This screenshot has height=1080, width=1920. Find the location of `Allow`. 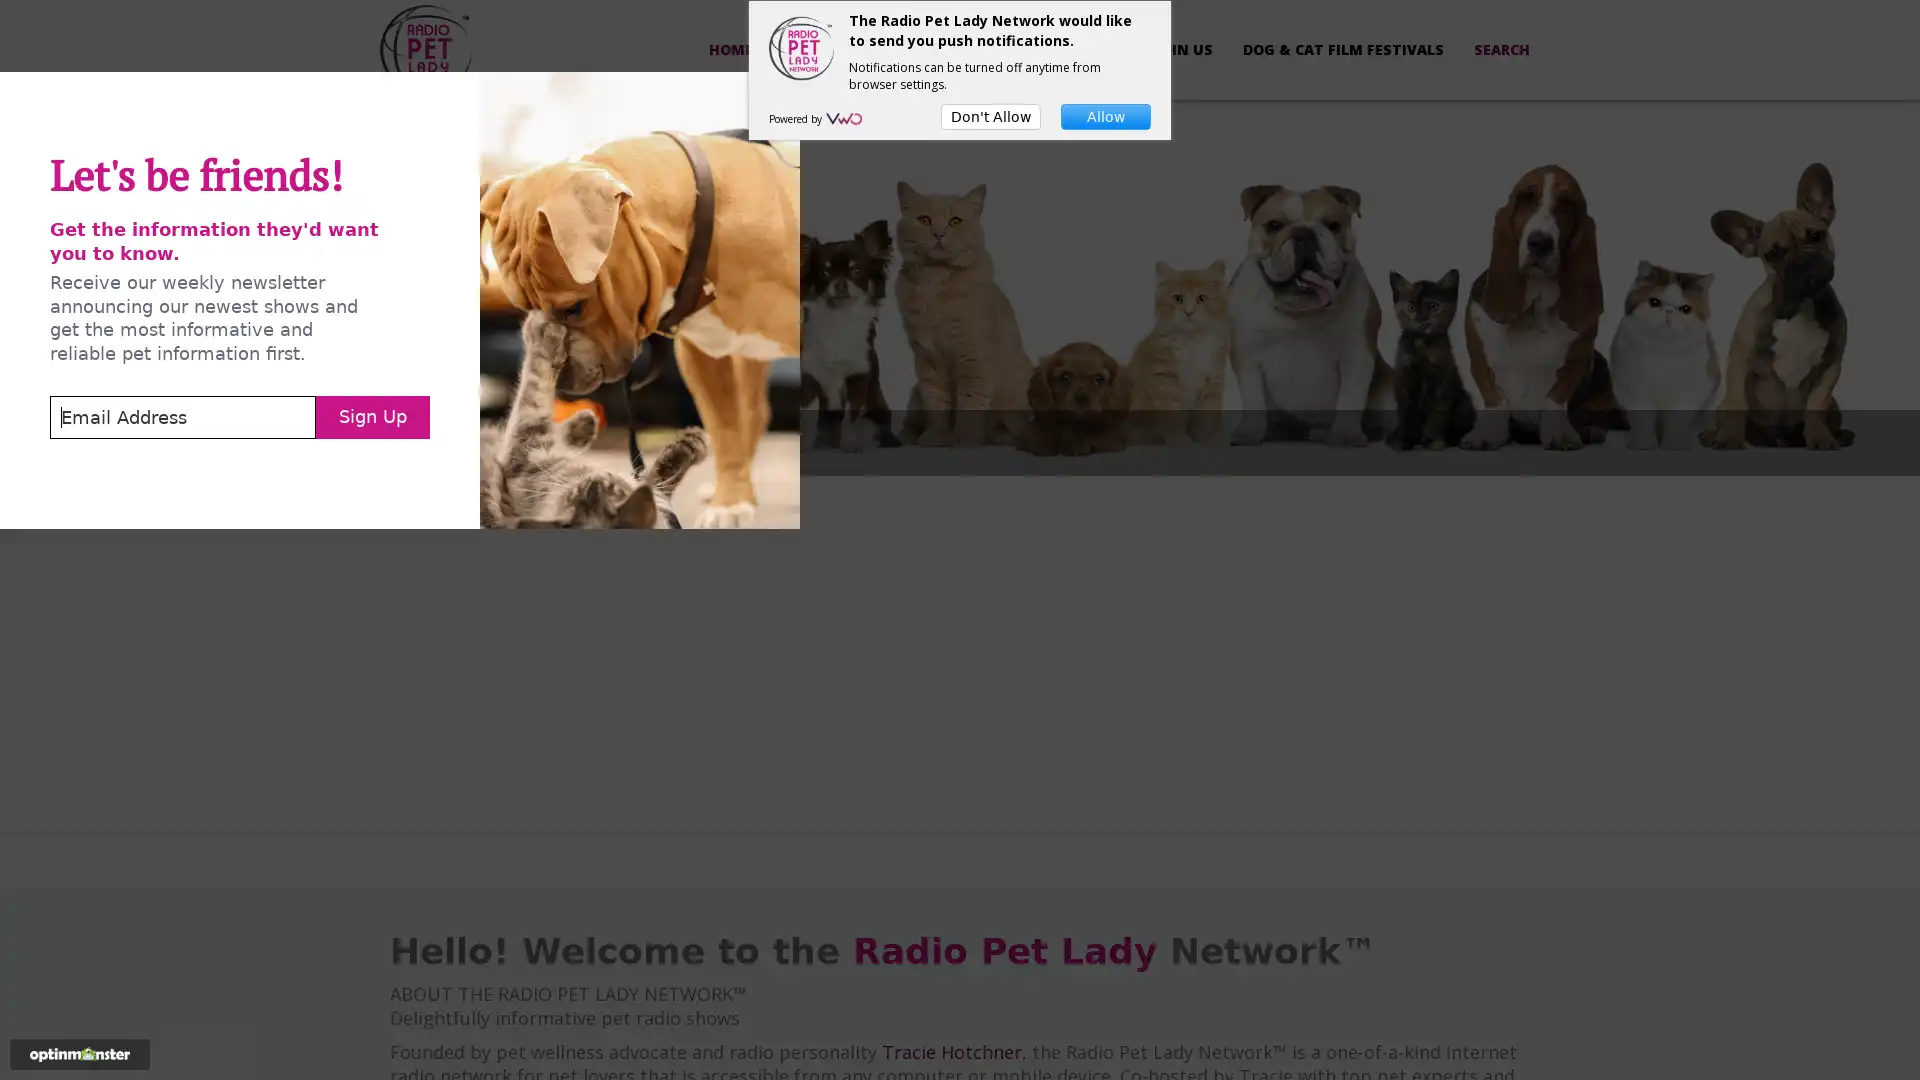

Allow is located at coordinates (1104, 115).